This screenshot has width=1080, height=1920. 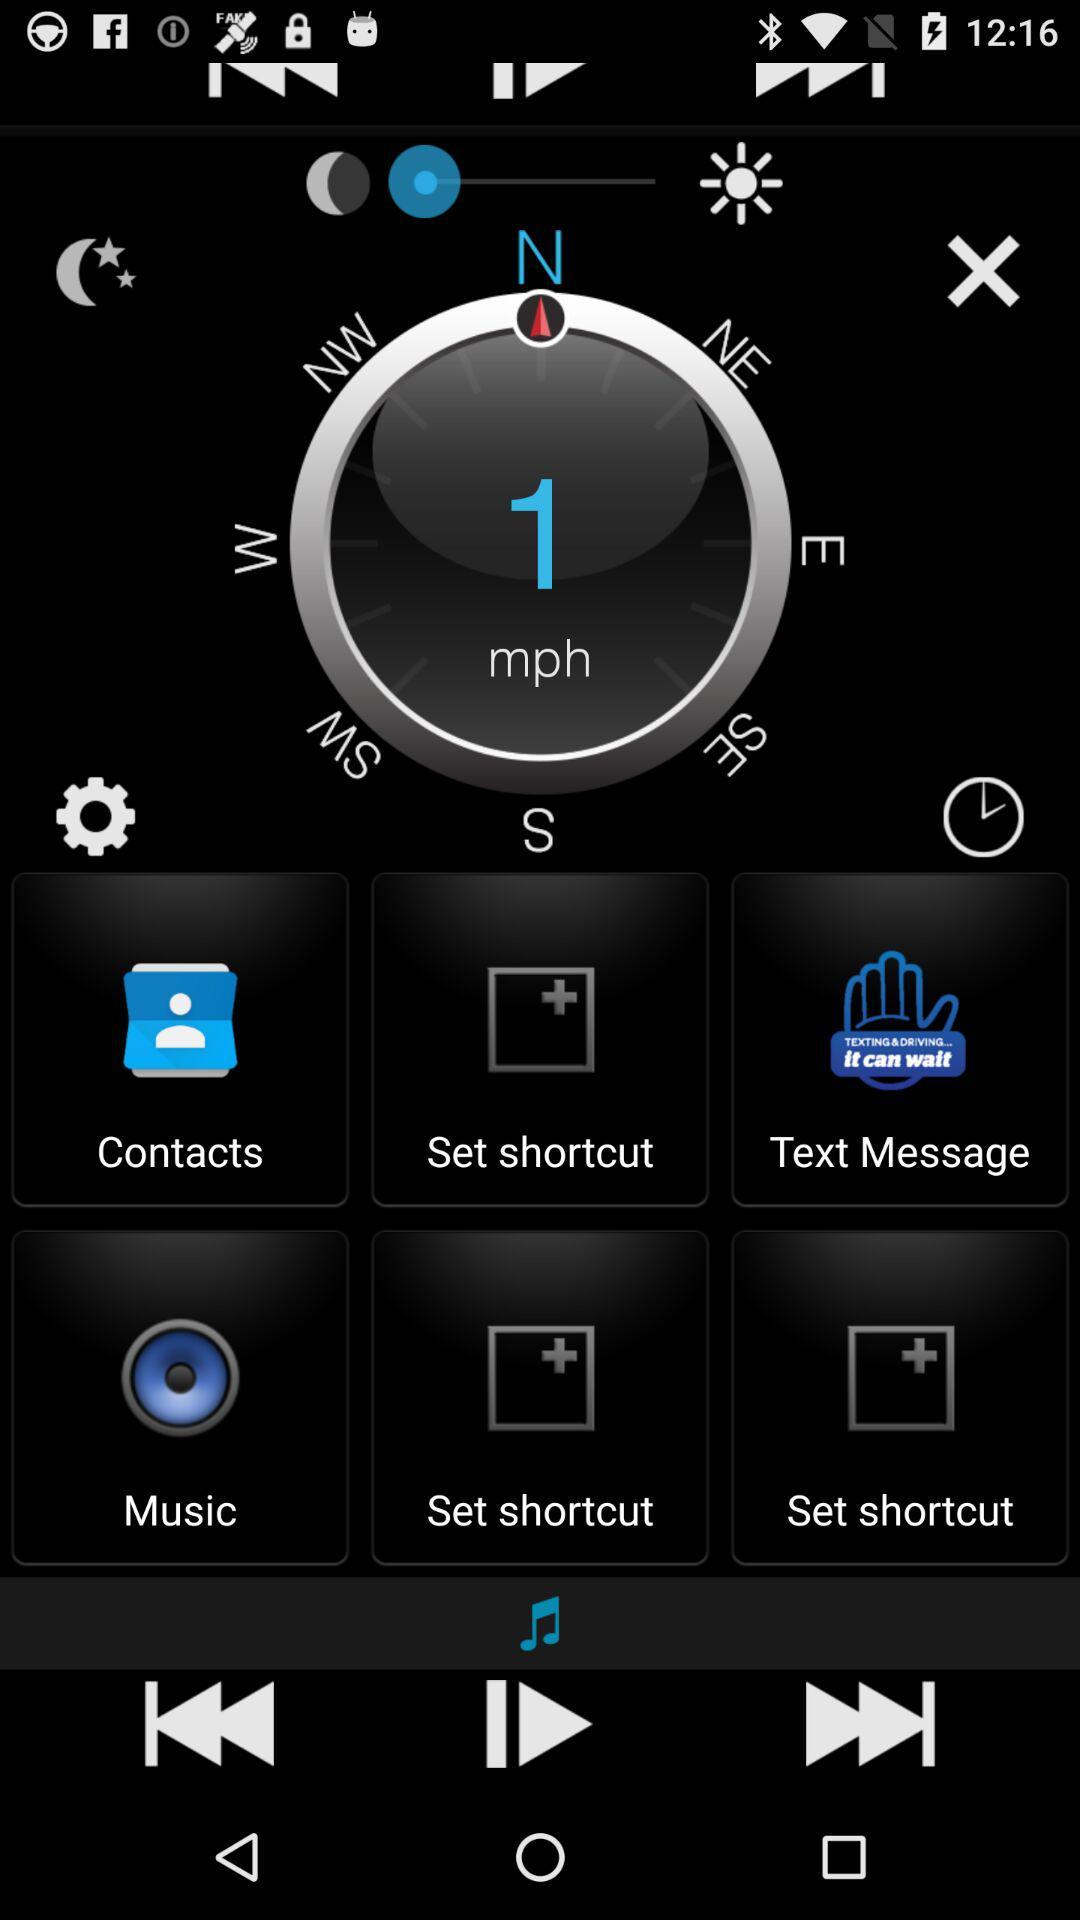 I want to click on the av_forward icon, so click(x=820, y=1843).